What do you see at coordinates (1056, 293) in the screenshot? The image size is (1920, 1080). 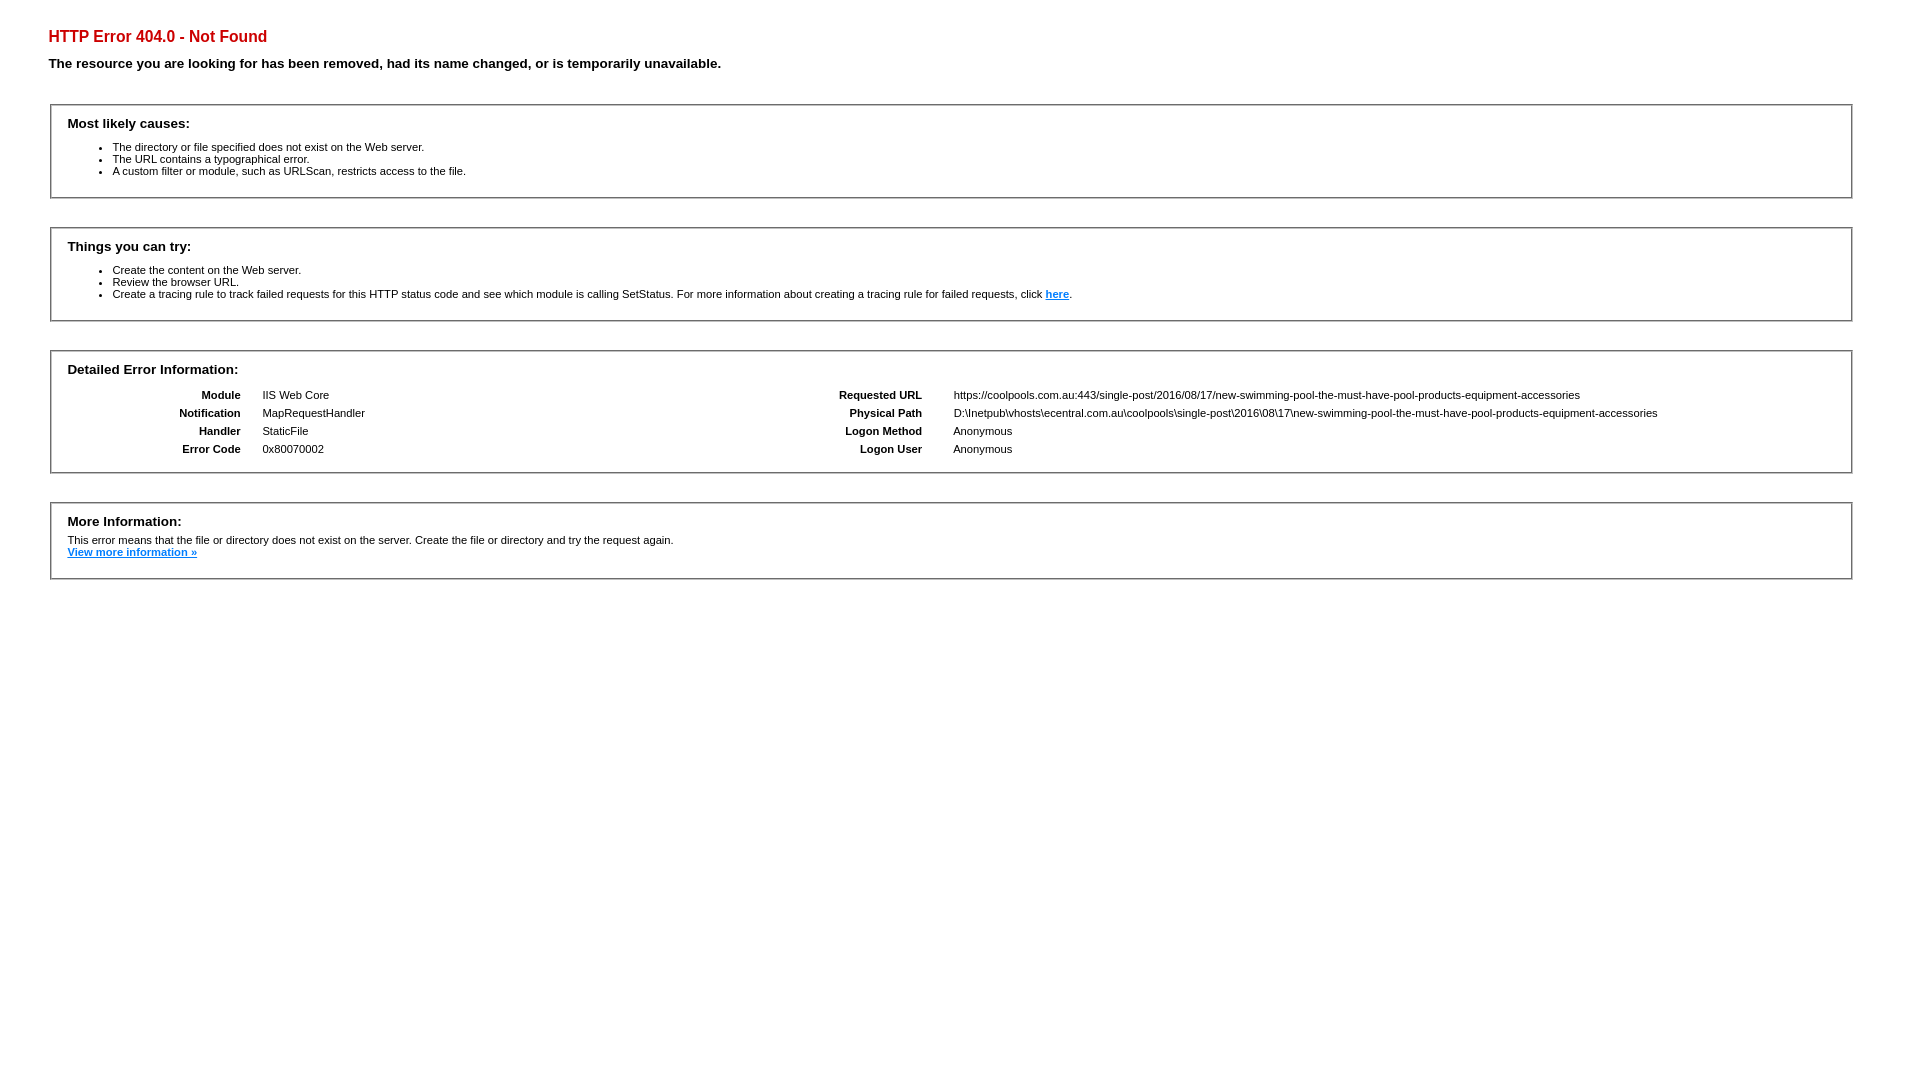 I see `'here'` at bounding box center [1056, 293].